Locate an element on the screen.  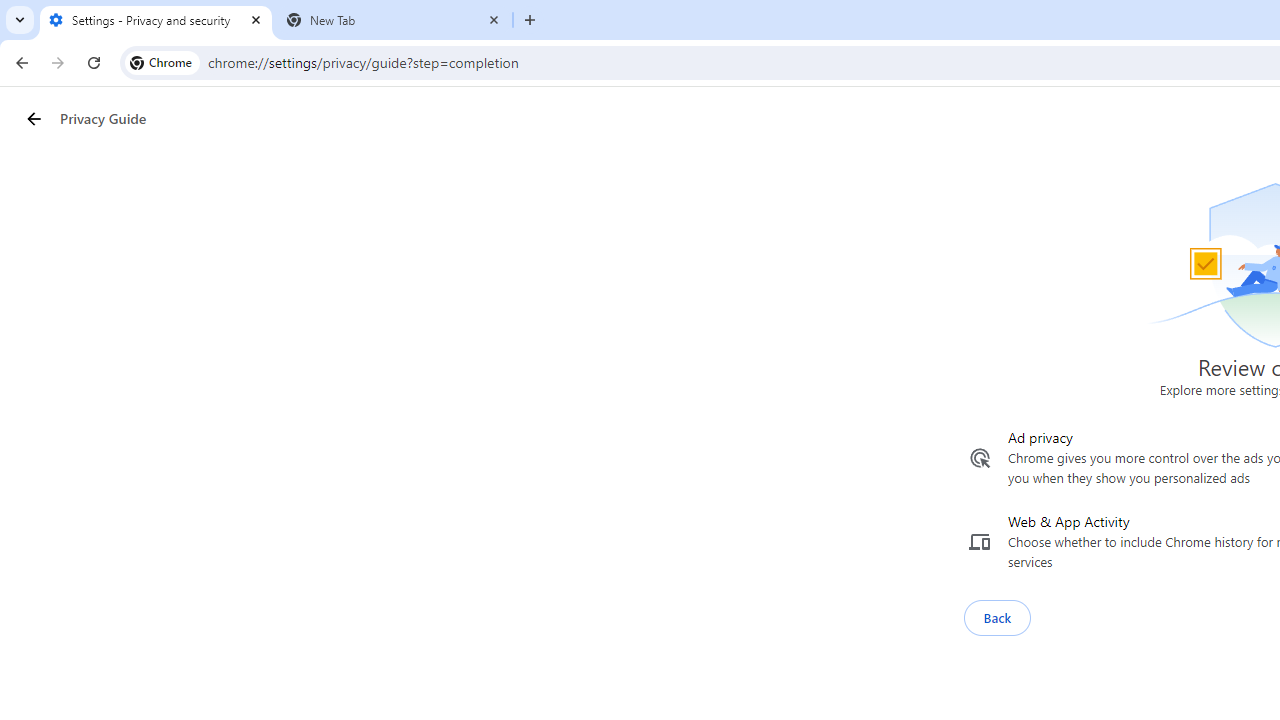
'Settings - Privacy and security' is located at coordinates (155, 20).